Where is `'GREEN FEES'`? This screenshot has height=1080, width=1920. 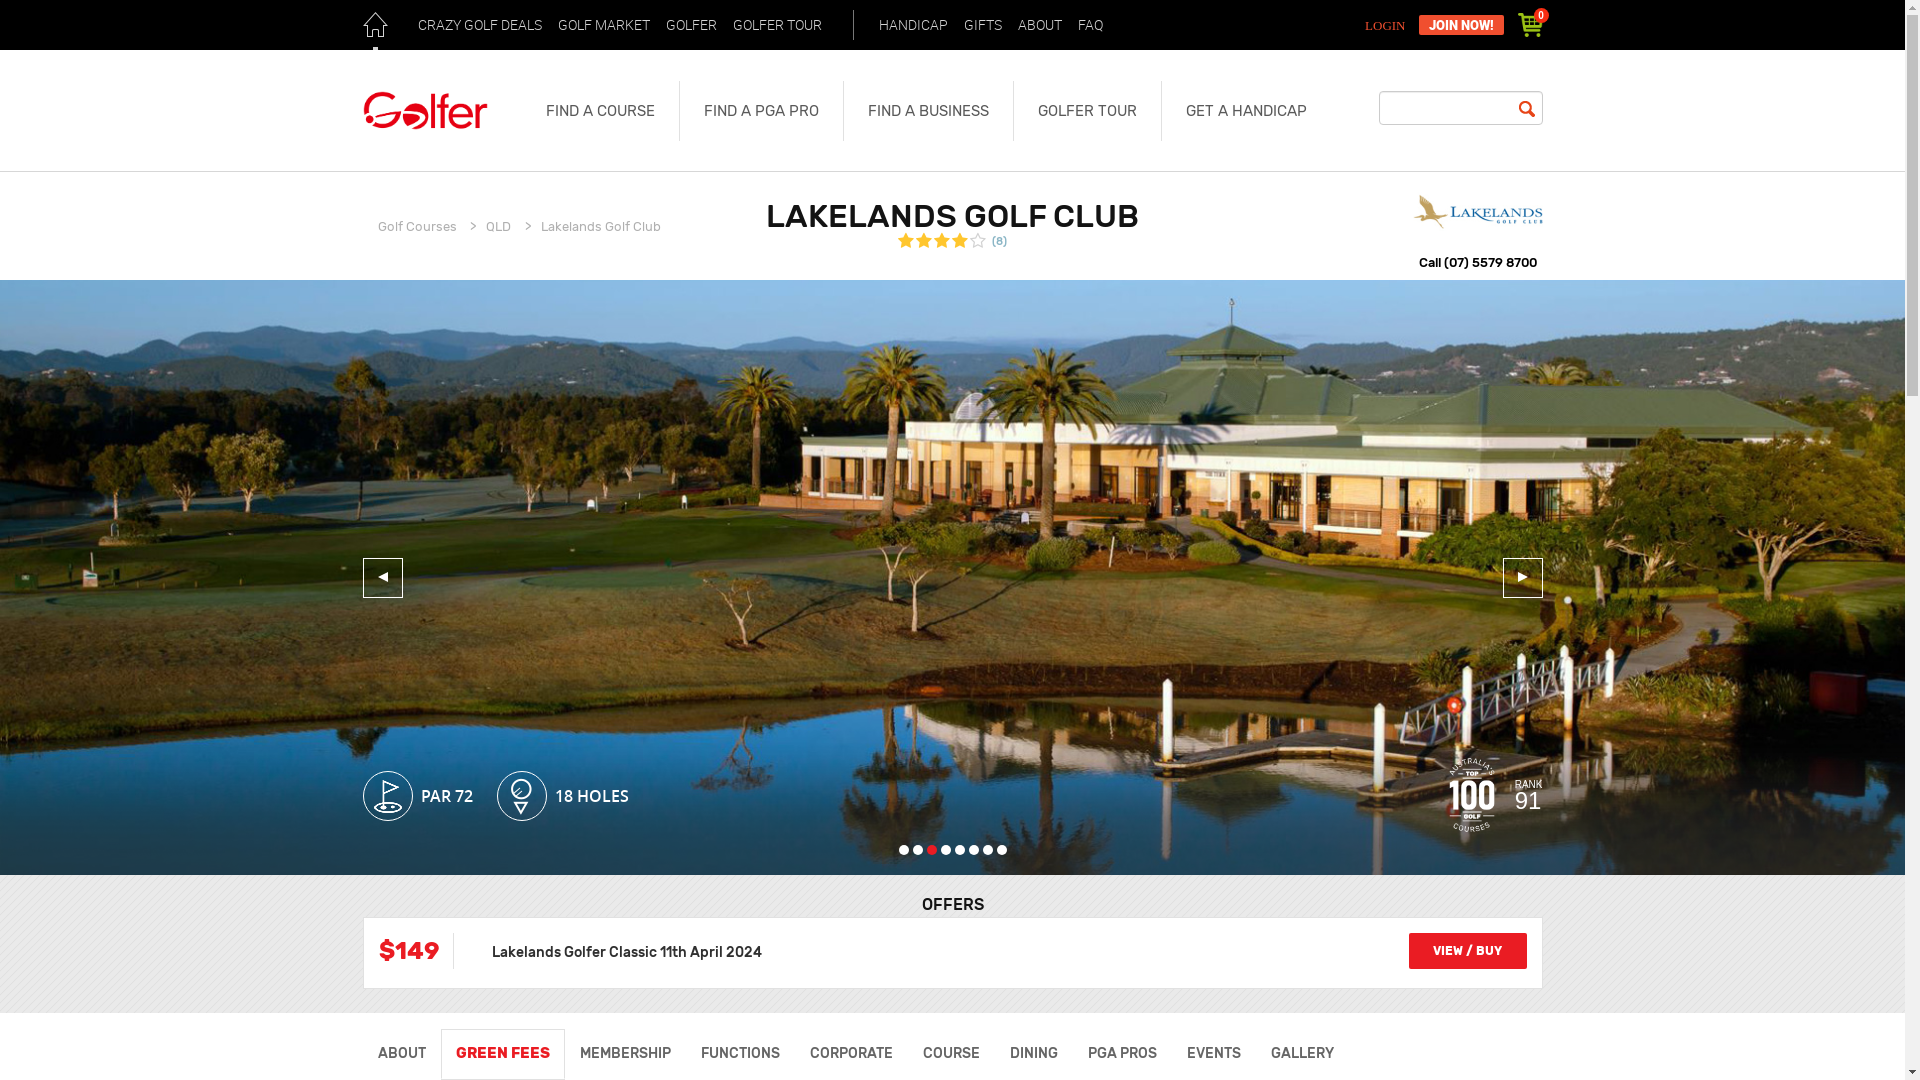 'GREEN FEES' is located at coordinates (502, 1052).